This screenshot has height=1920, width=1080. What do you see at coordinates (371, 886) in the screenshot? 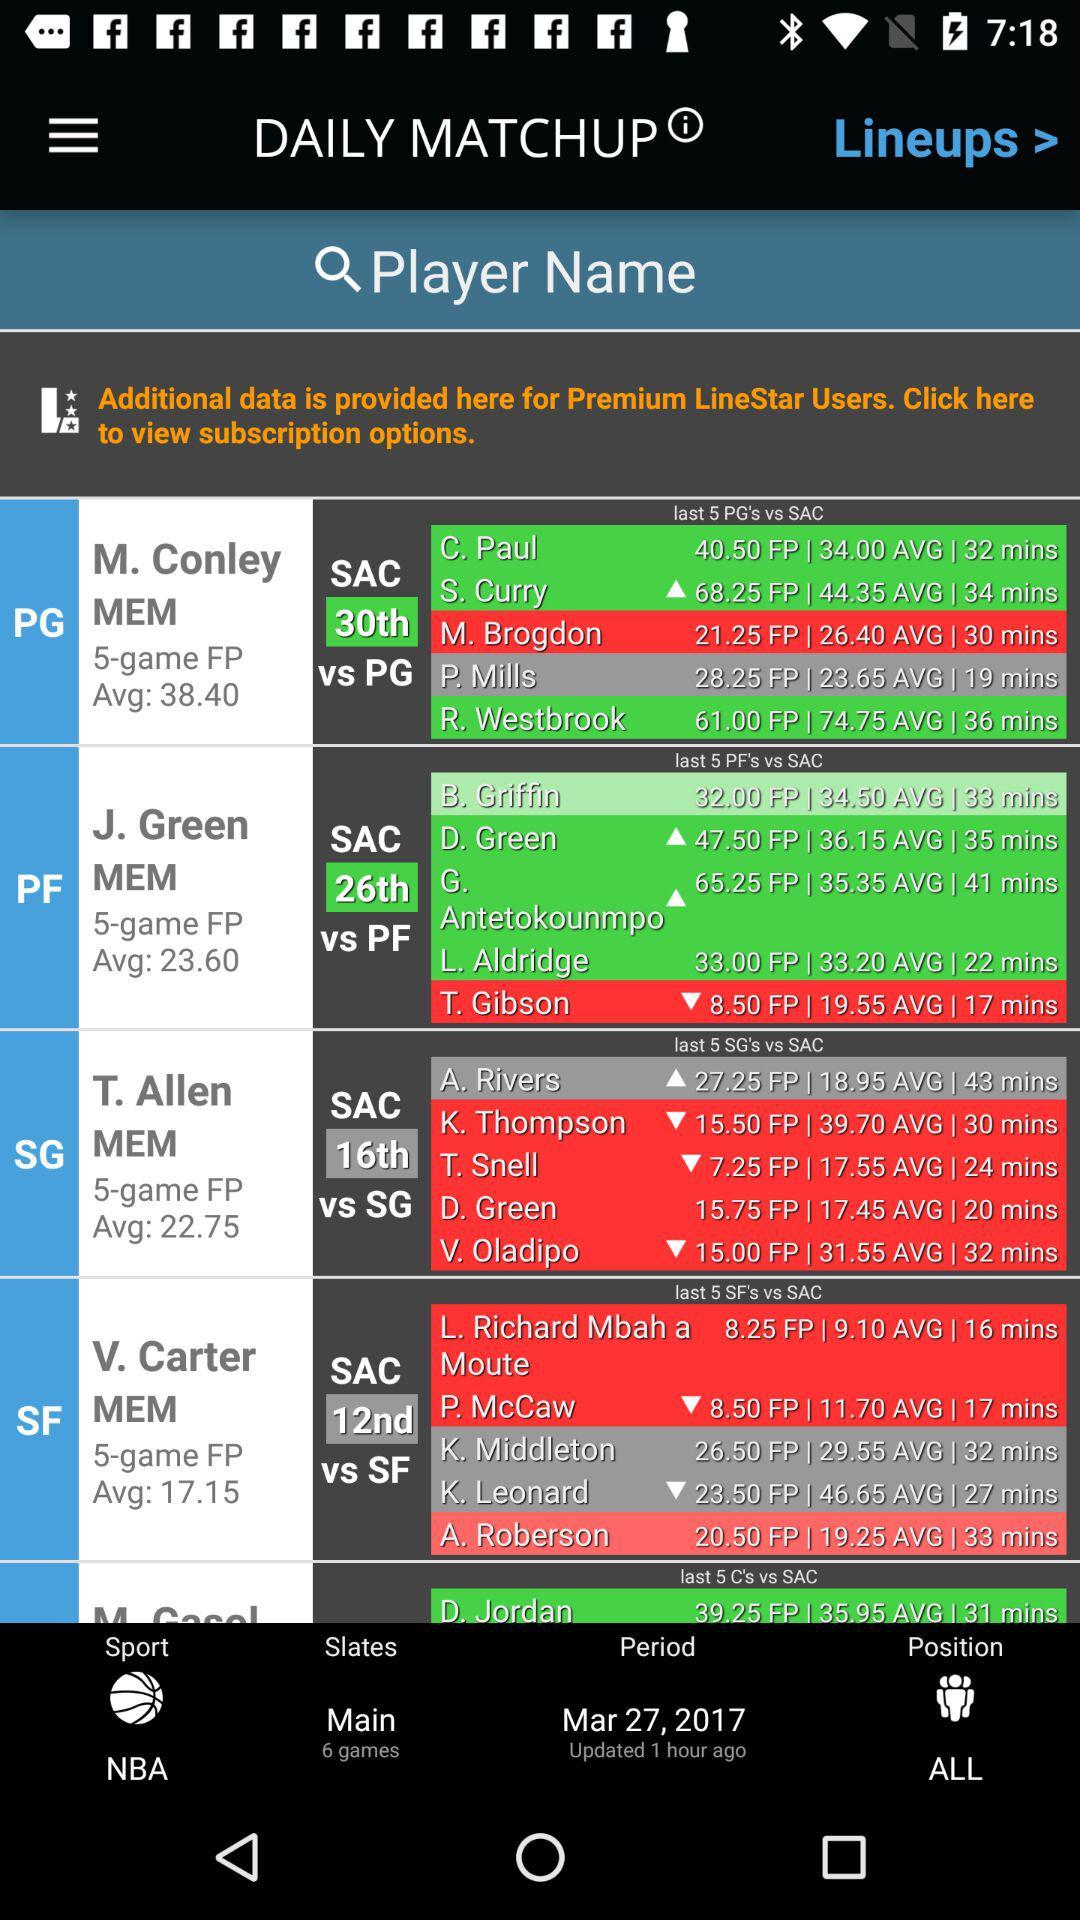
I see `the 26th icon` at bounding box center [371, 886].